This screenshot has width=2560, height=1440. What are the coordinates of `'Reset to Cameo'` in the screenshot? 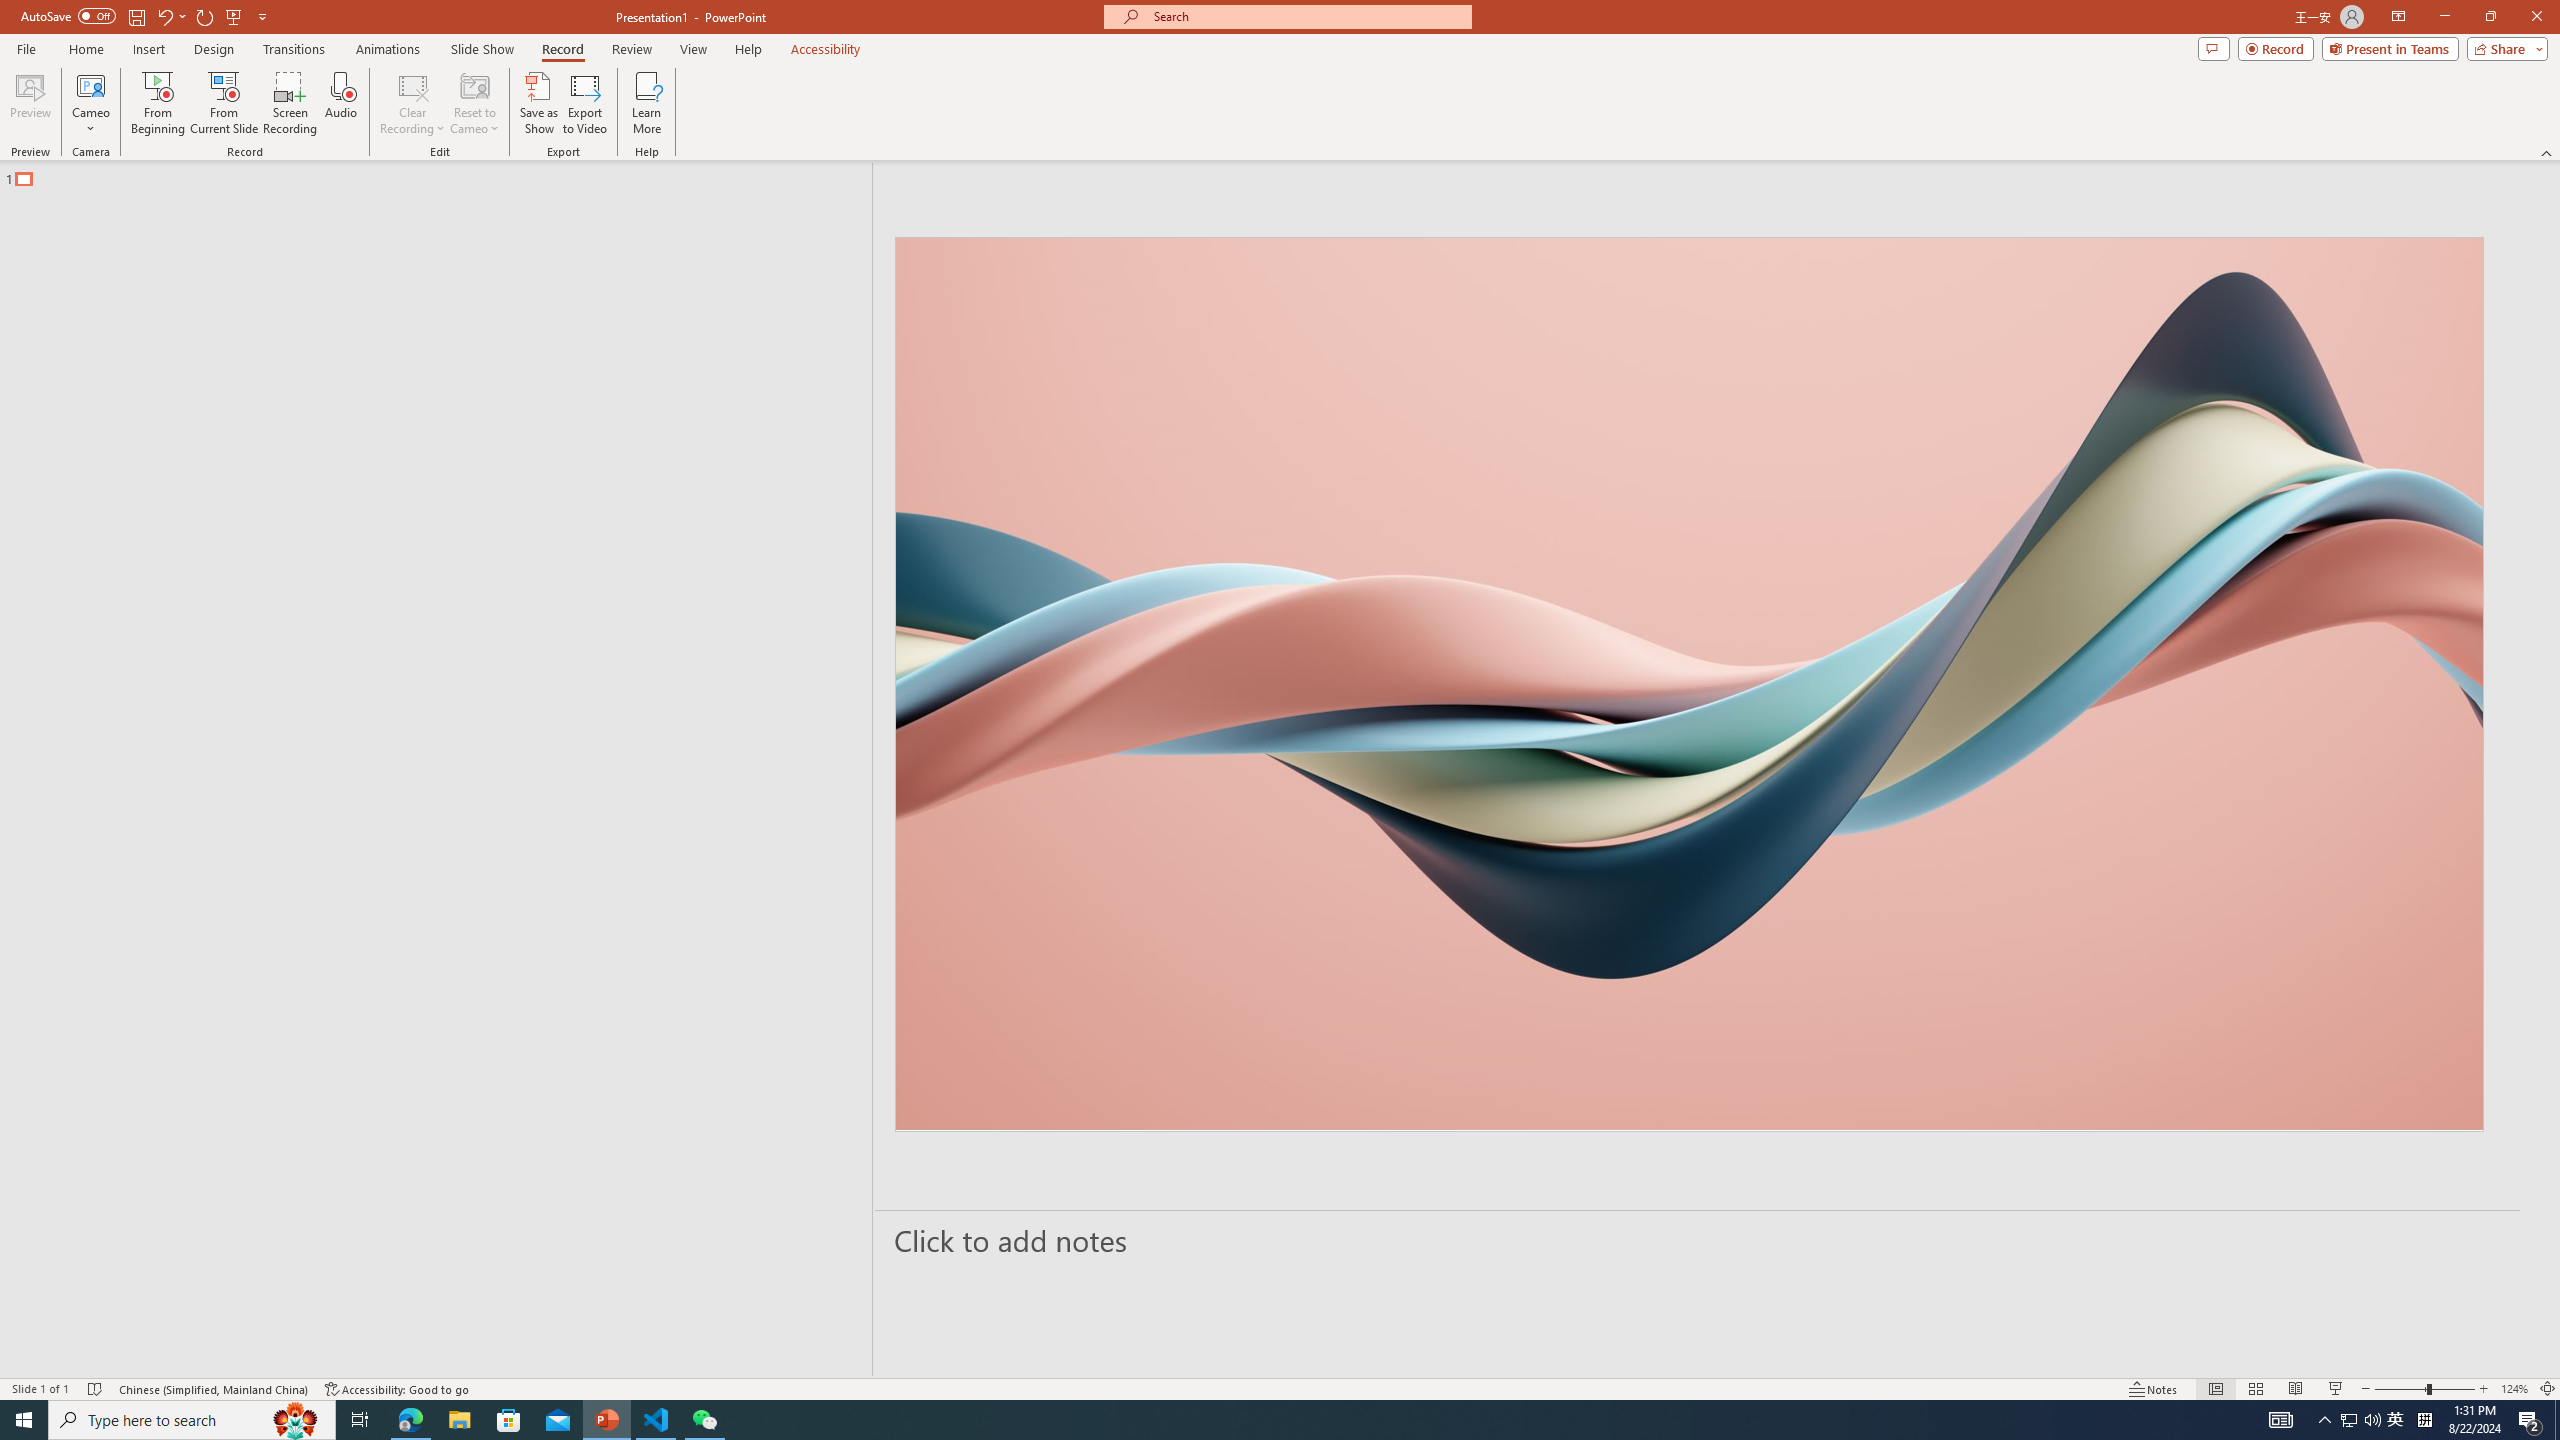 It's located at (473, 103).